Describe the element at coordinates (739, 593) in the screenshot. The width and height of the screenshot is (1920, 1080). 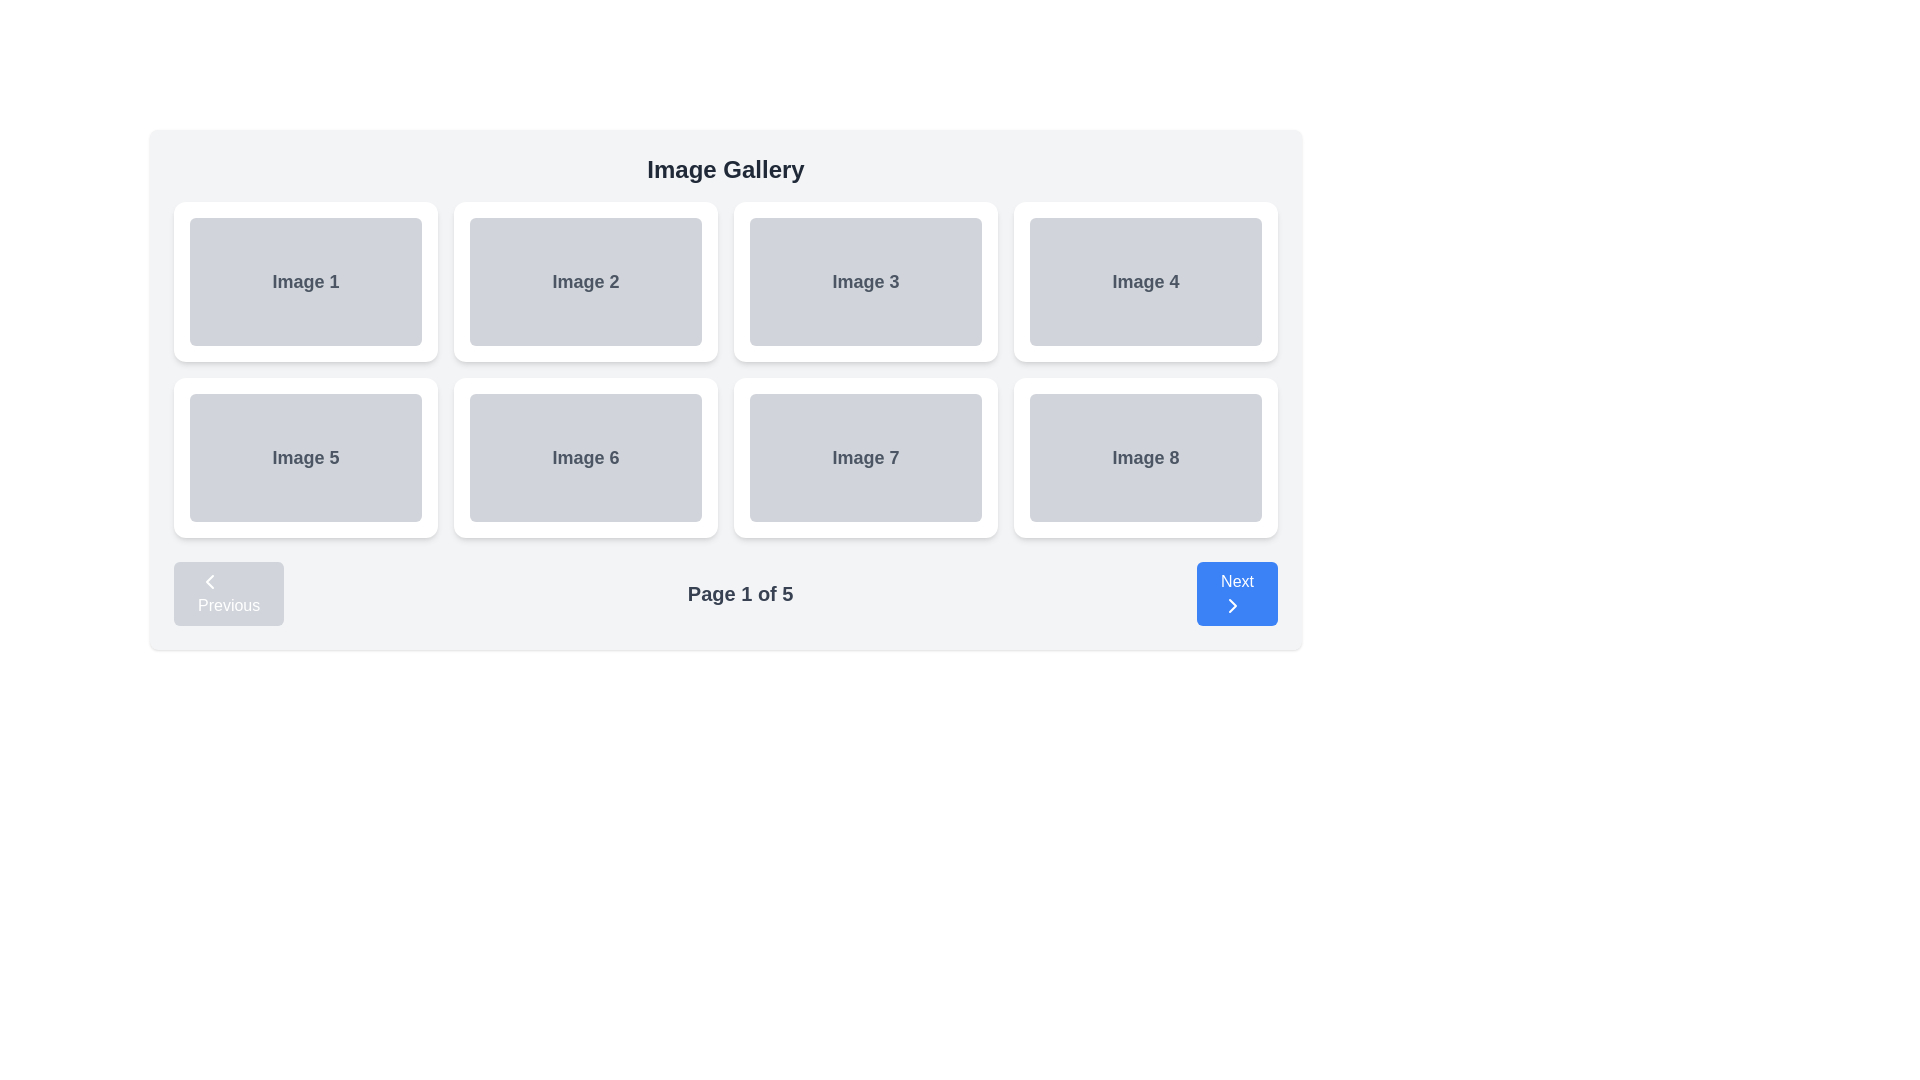
I see `the text label displaying 'Page 1 of 5', which is styled with a larger font size, gray color, and bold text, located in the central section of the navigation bar below the grid of image thumbnails` at that location.